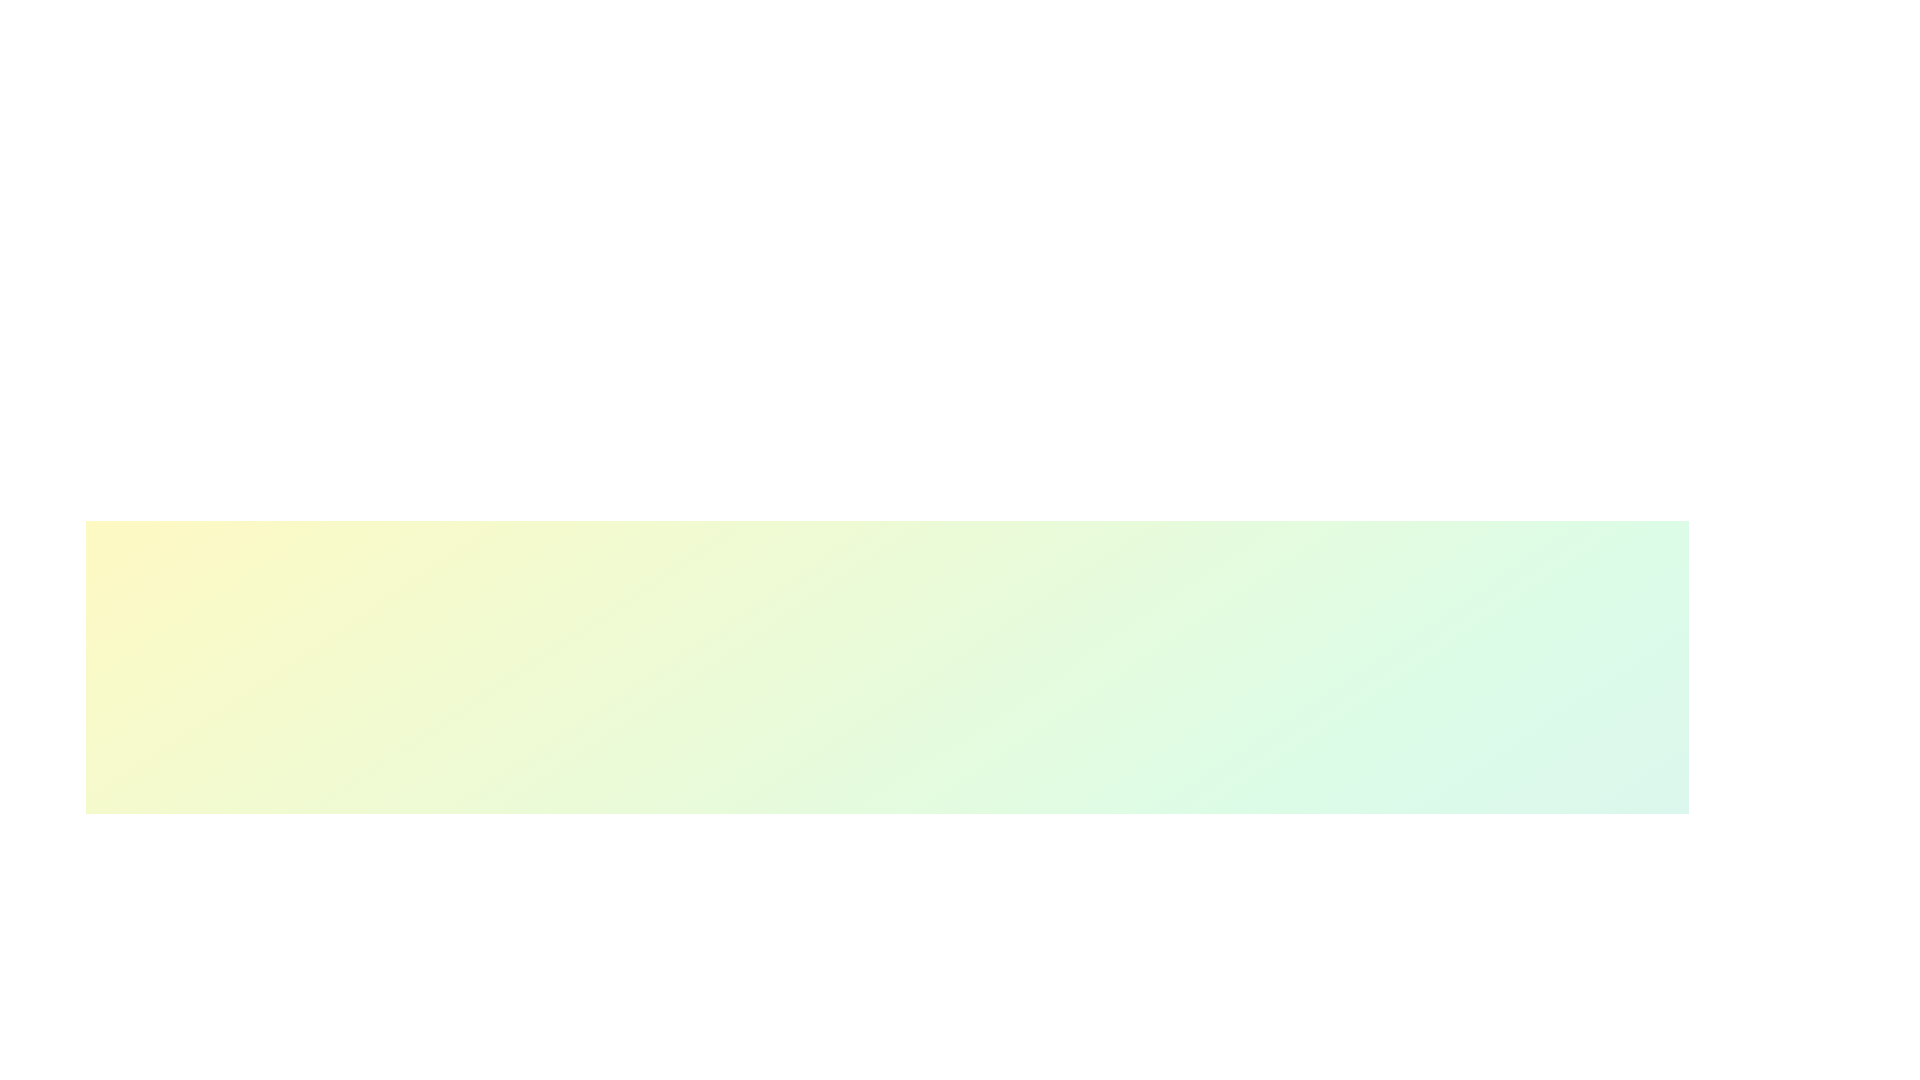 The width and height of the screenshot is (1920, 1080). What do you see at coordinates (1094, 916) in the screenshot?
I see `the decorative icon to visually inspect its details` at bounding box center [1094, 916].